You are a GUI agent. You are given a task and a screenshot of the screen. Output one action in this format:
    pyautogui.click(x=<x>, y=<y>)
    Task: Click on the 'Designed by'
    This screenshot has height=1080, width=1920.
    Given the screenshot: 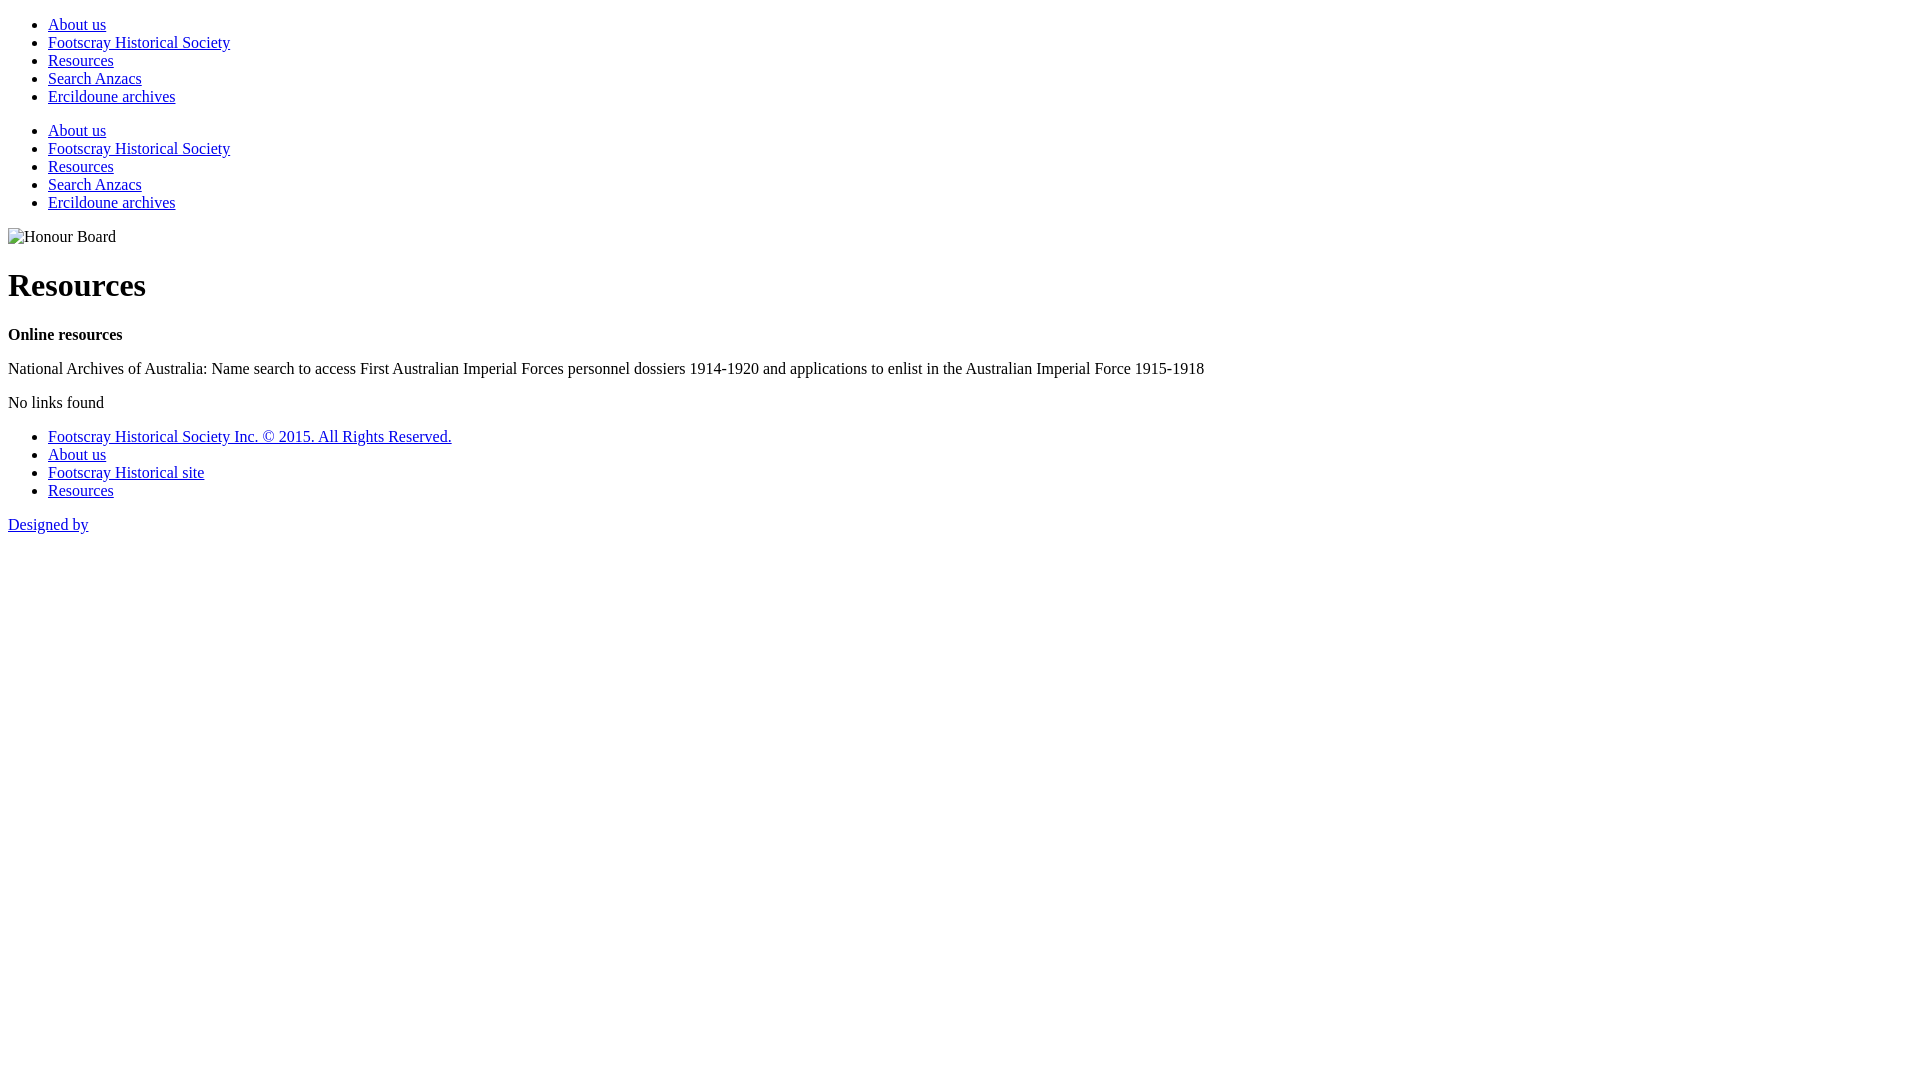 What is the action you would take?
    pyautogui.click(x=48, y=523)
    